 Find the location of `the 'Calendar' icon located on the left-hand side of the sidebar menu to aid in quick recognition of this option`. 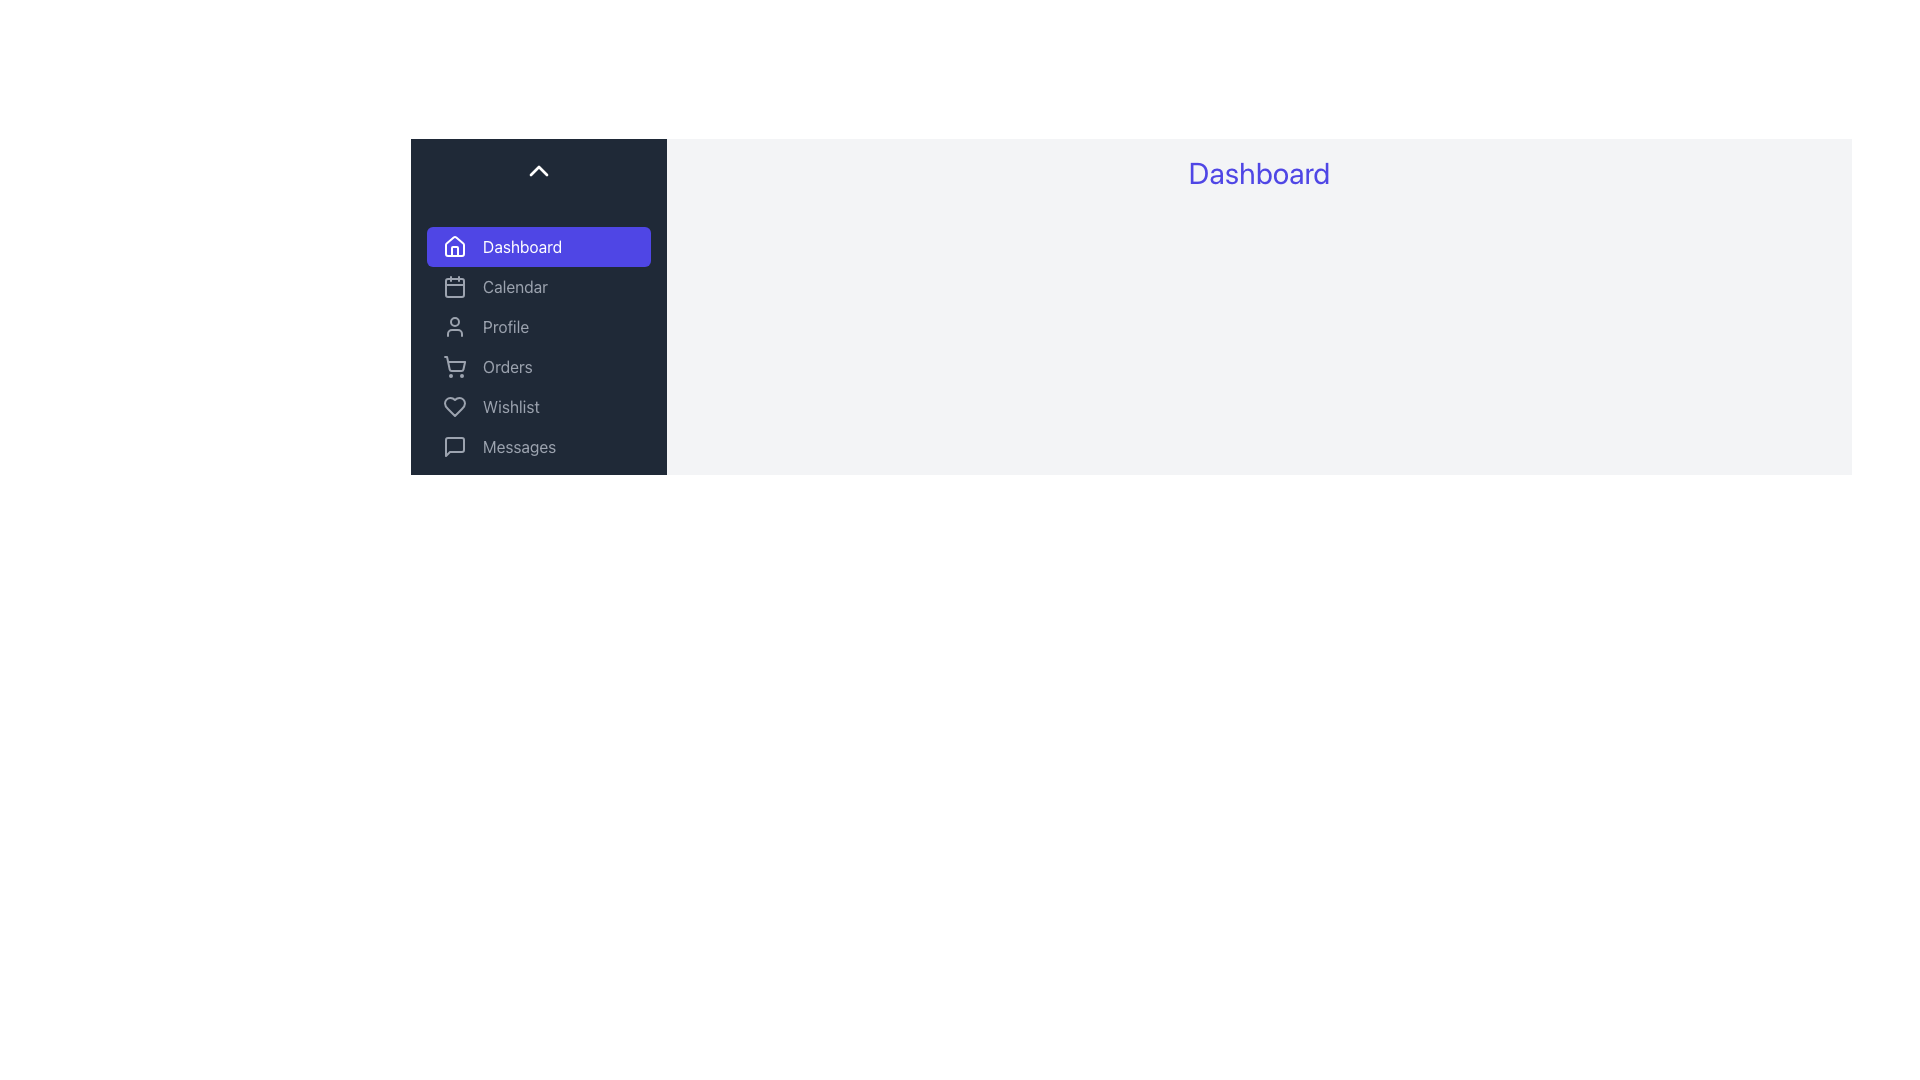

the 'Calendar' icon located on the left-hand side of the sidebar menu to aid in quick recognition of this option is located at coordinates (454, 288).